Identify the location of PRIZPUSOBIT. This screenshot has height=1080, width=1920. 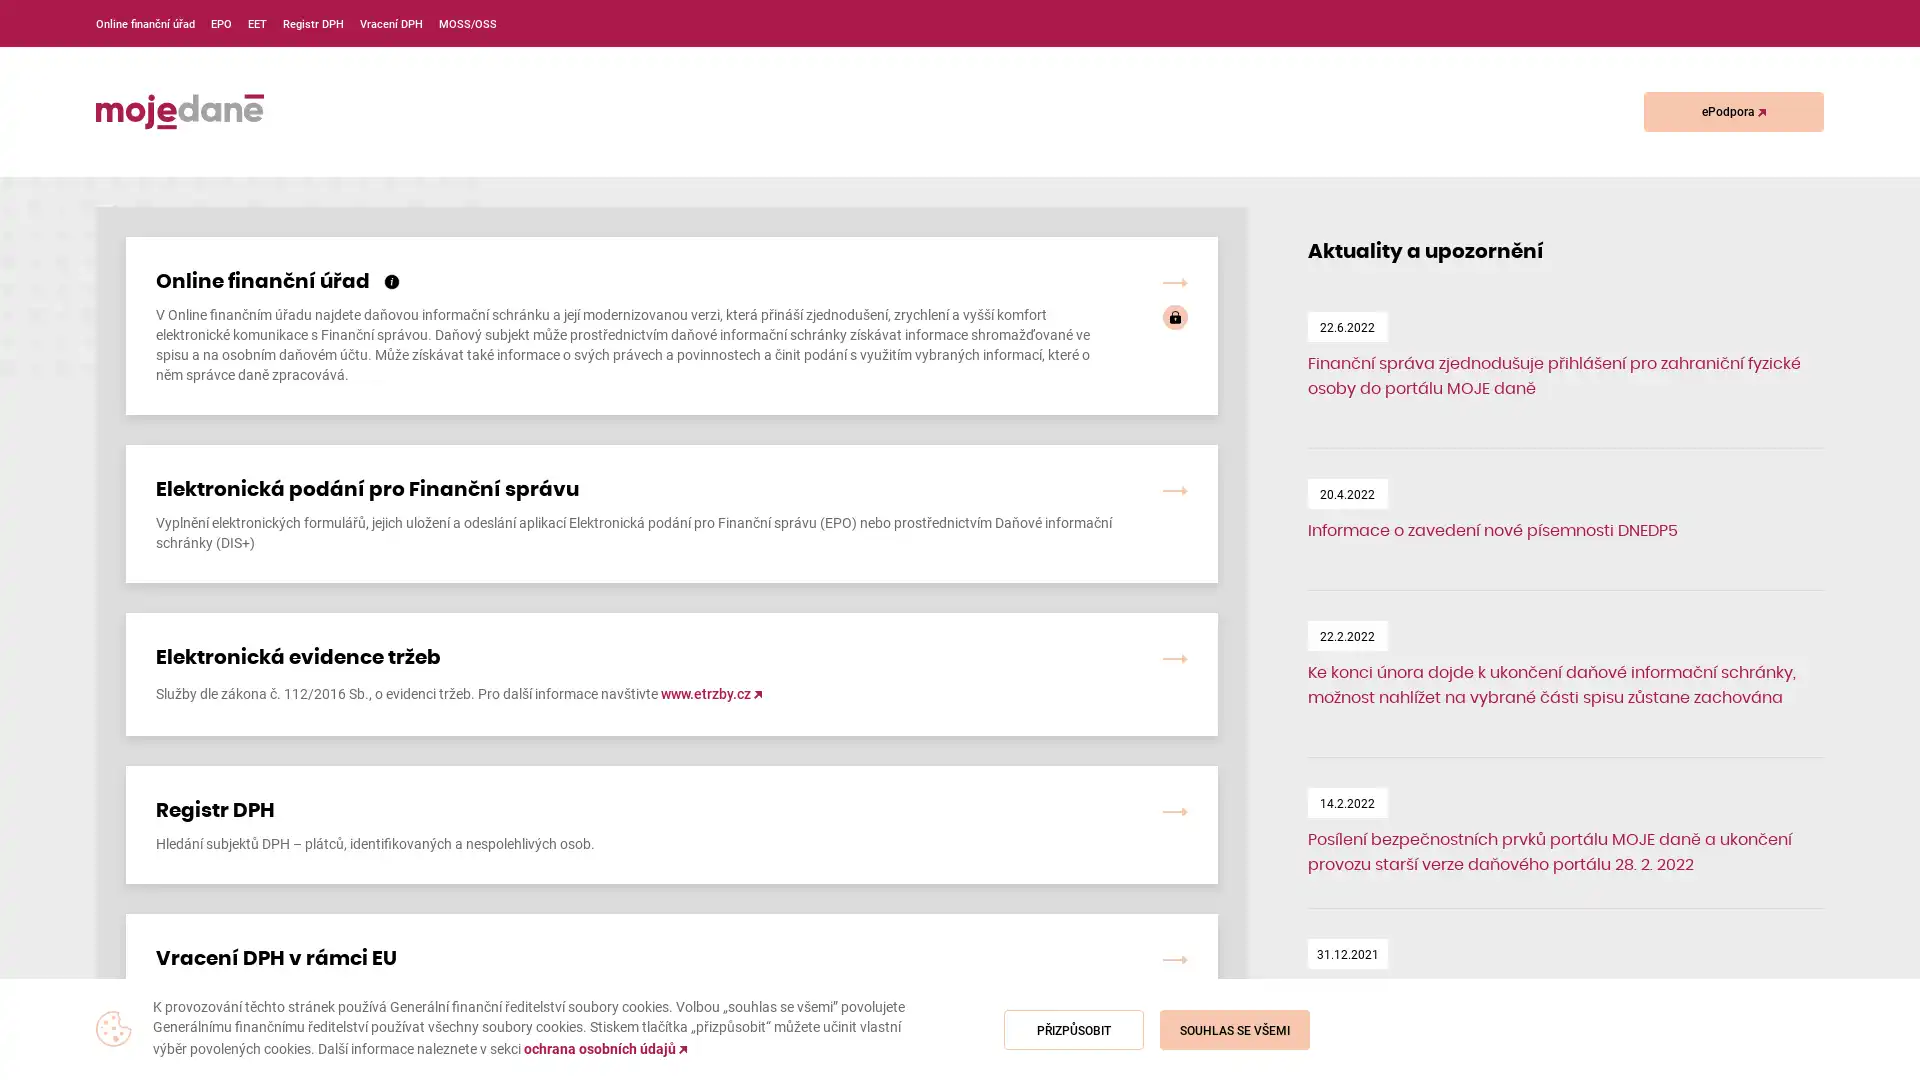
(1073, 1029).